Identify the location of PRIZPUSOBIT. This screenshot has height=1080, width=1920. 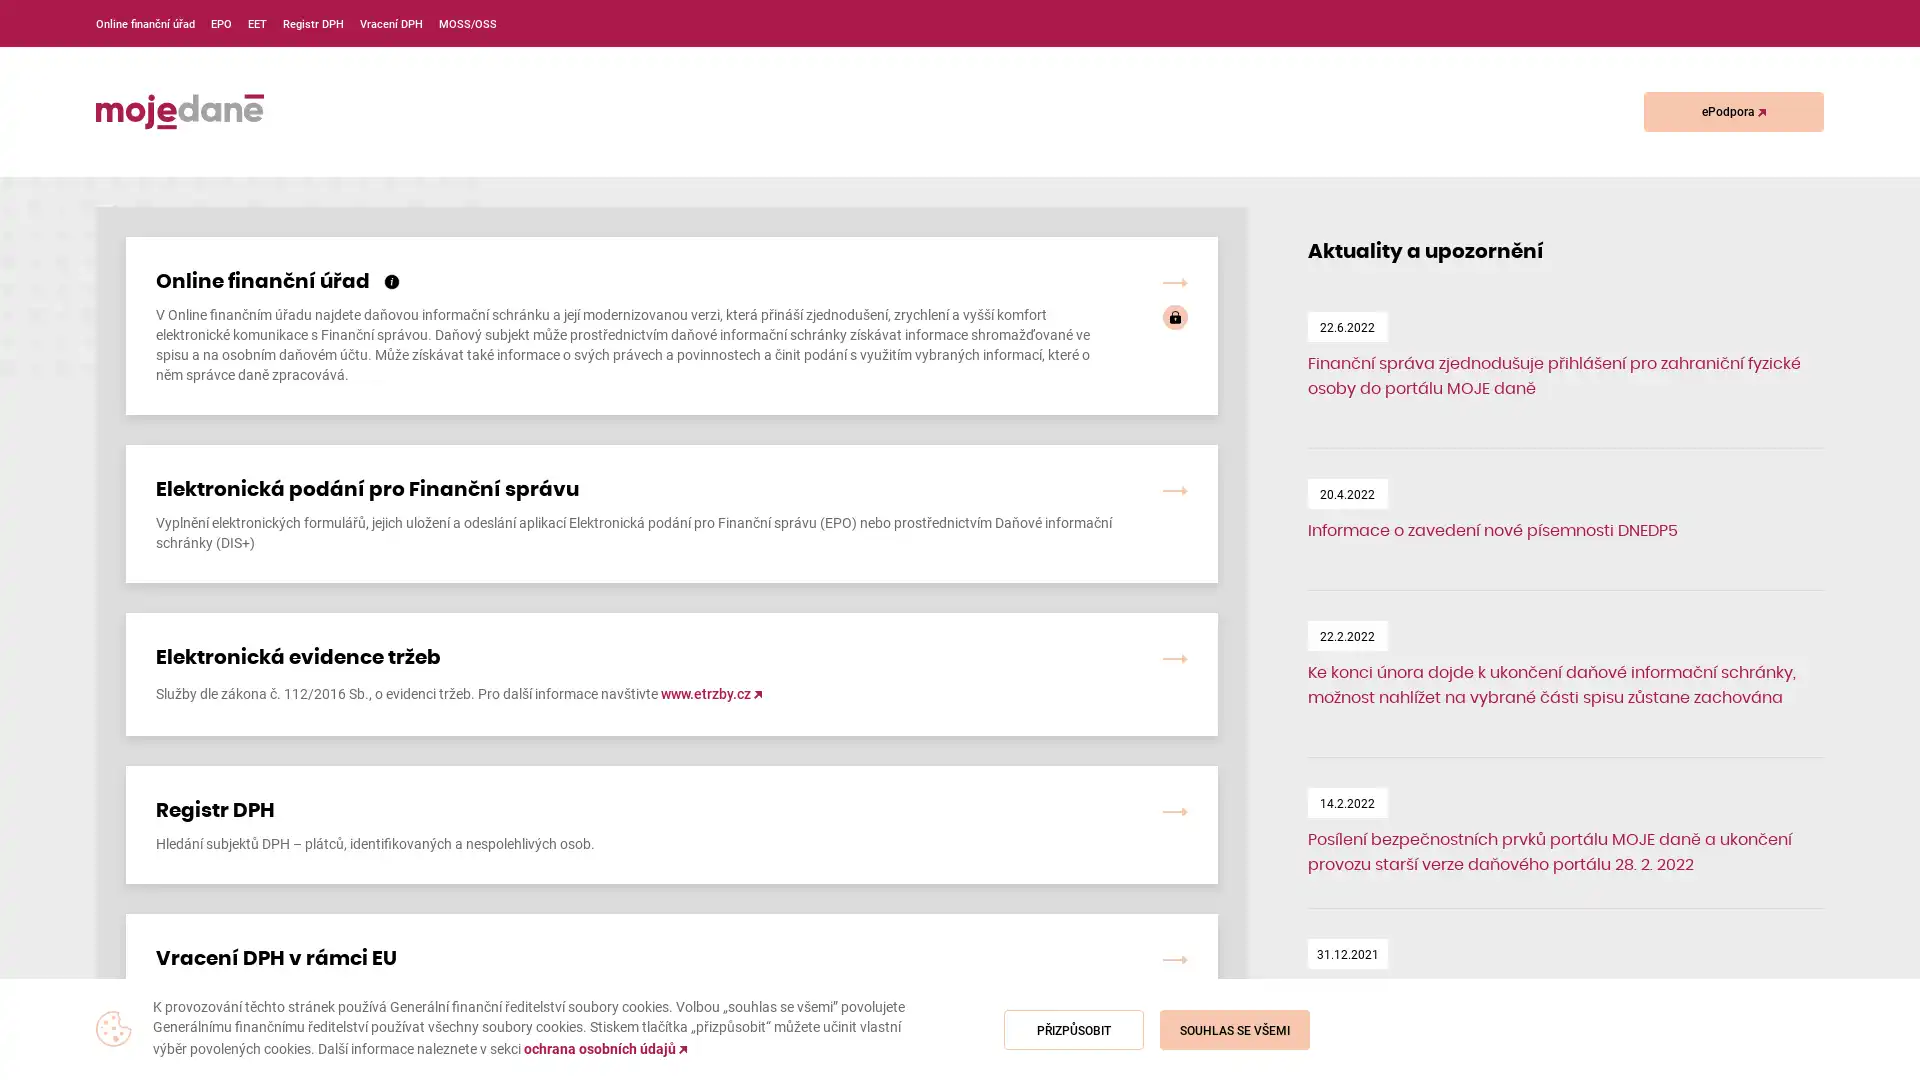
(1073, 1029).